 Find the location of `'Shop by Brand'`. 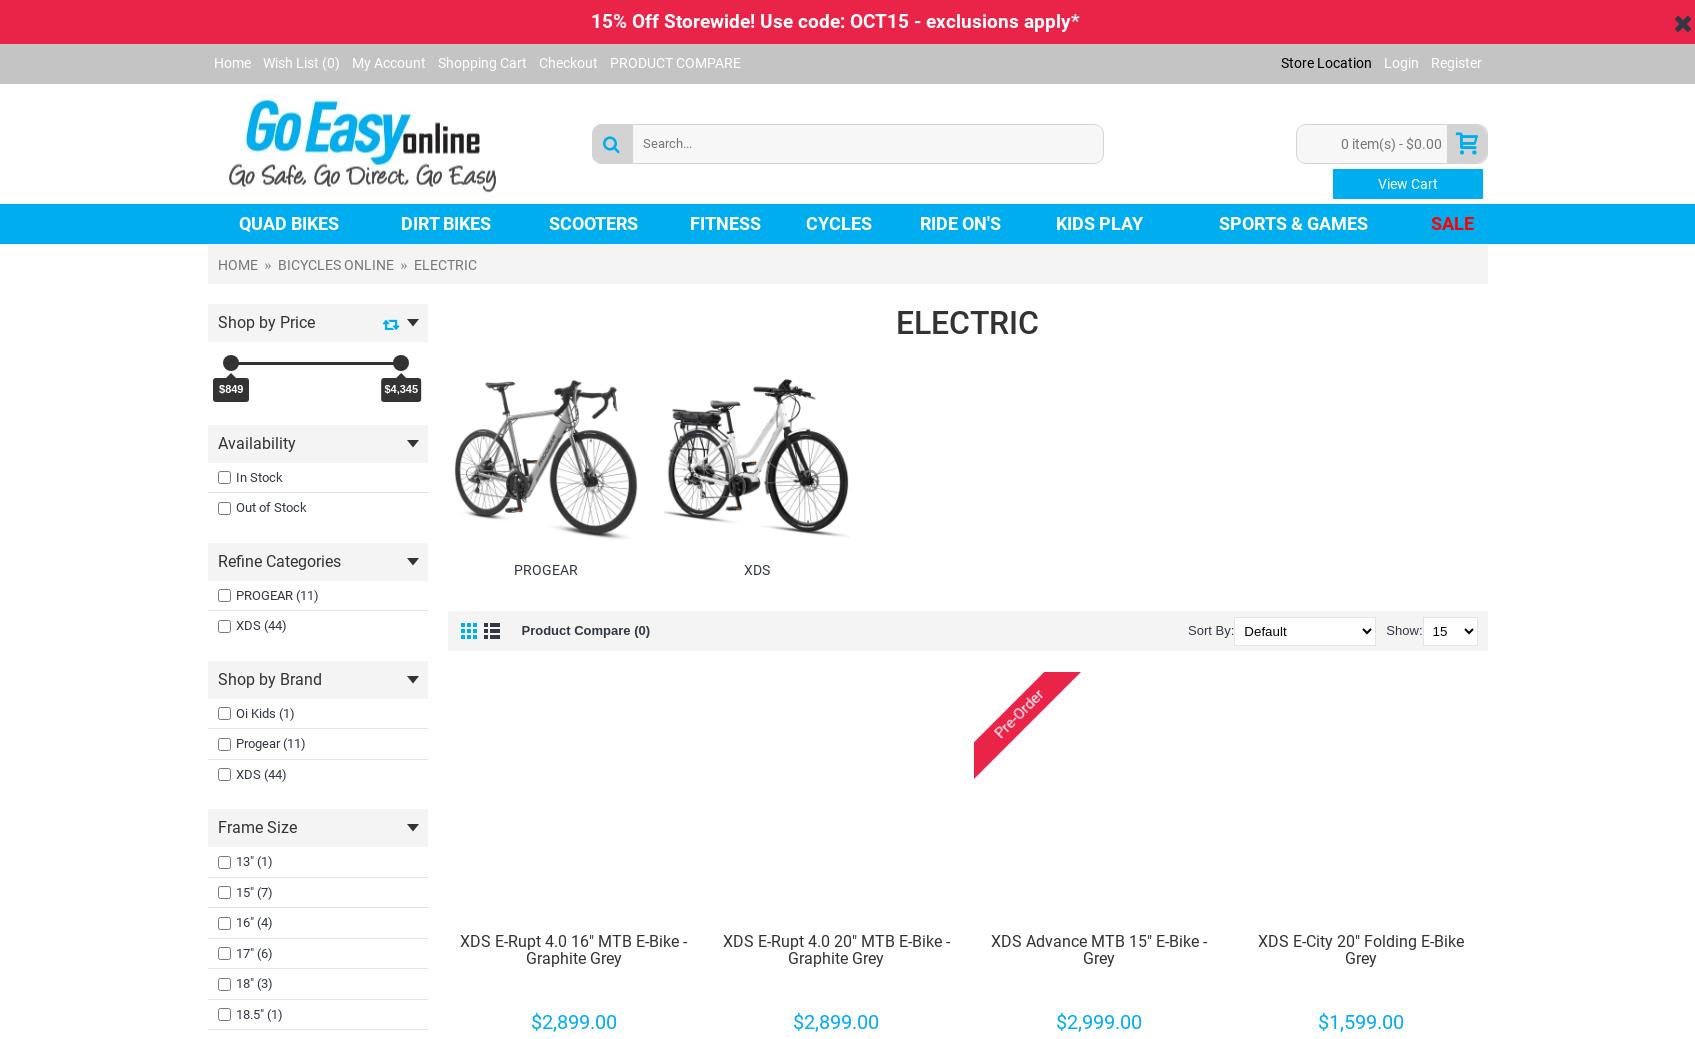

'Shop by Brand' is located at coordinates (268, 678).